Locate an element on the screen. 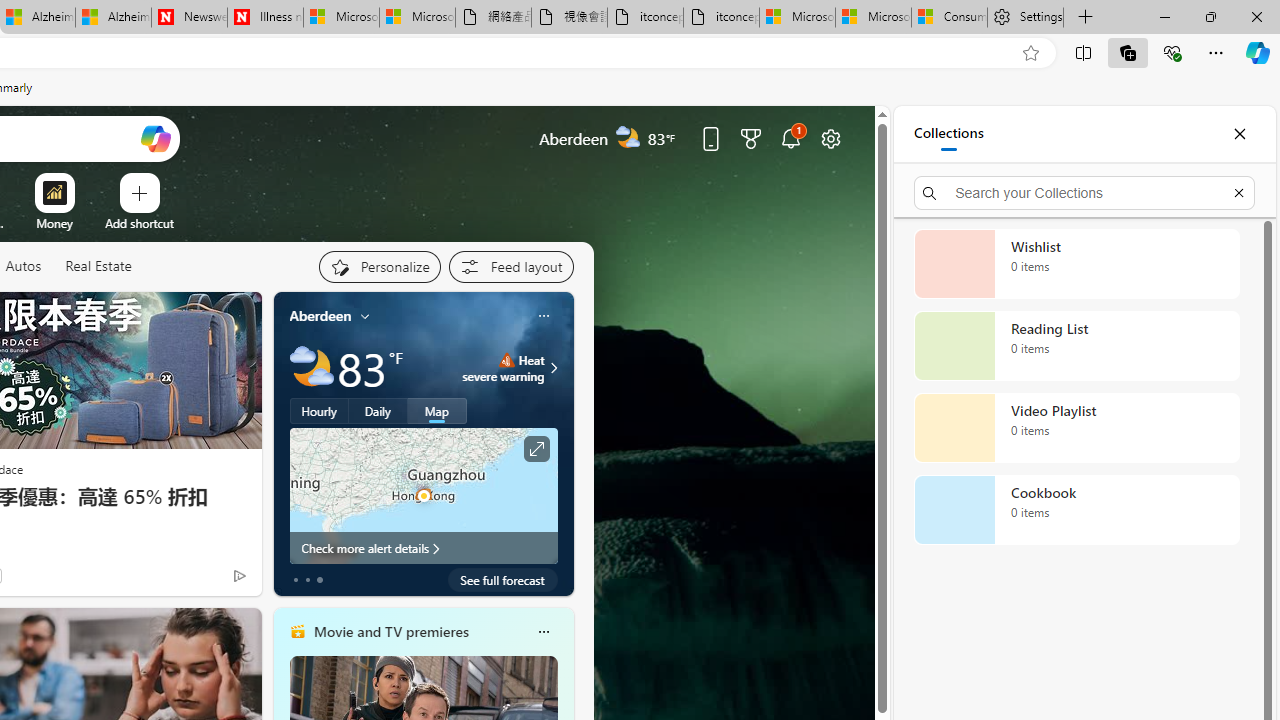 Image resolution: width=1280 pixels, height=720 pixels. 'My location' is located at coordinates (365, 315).